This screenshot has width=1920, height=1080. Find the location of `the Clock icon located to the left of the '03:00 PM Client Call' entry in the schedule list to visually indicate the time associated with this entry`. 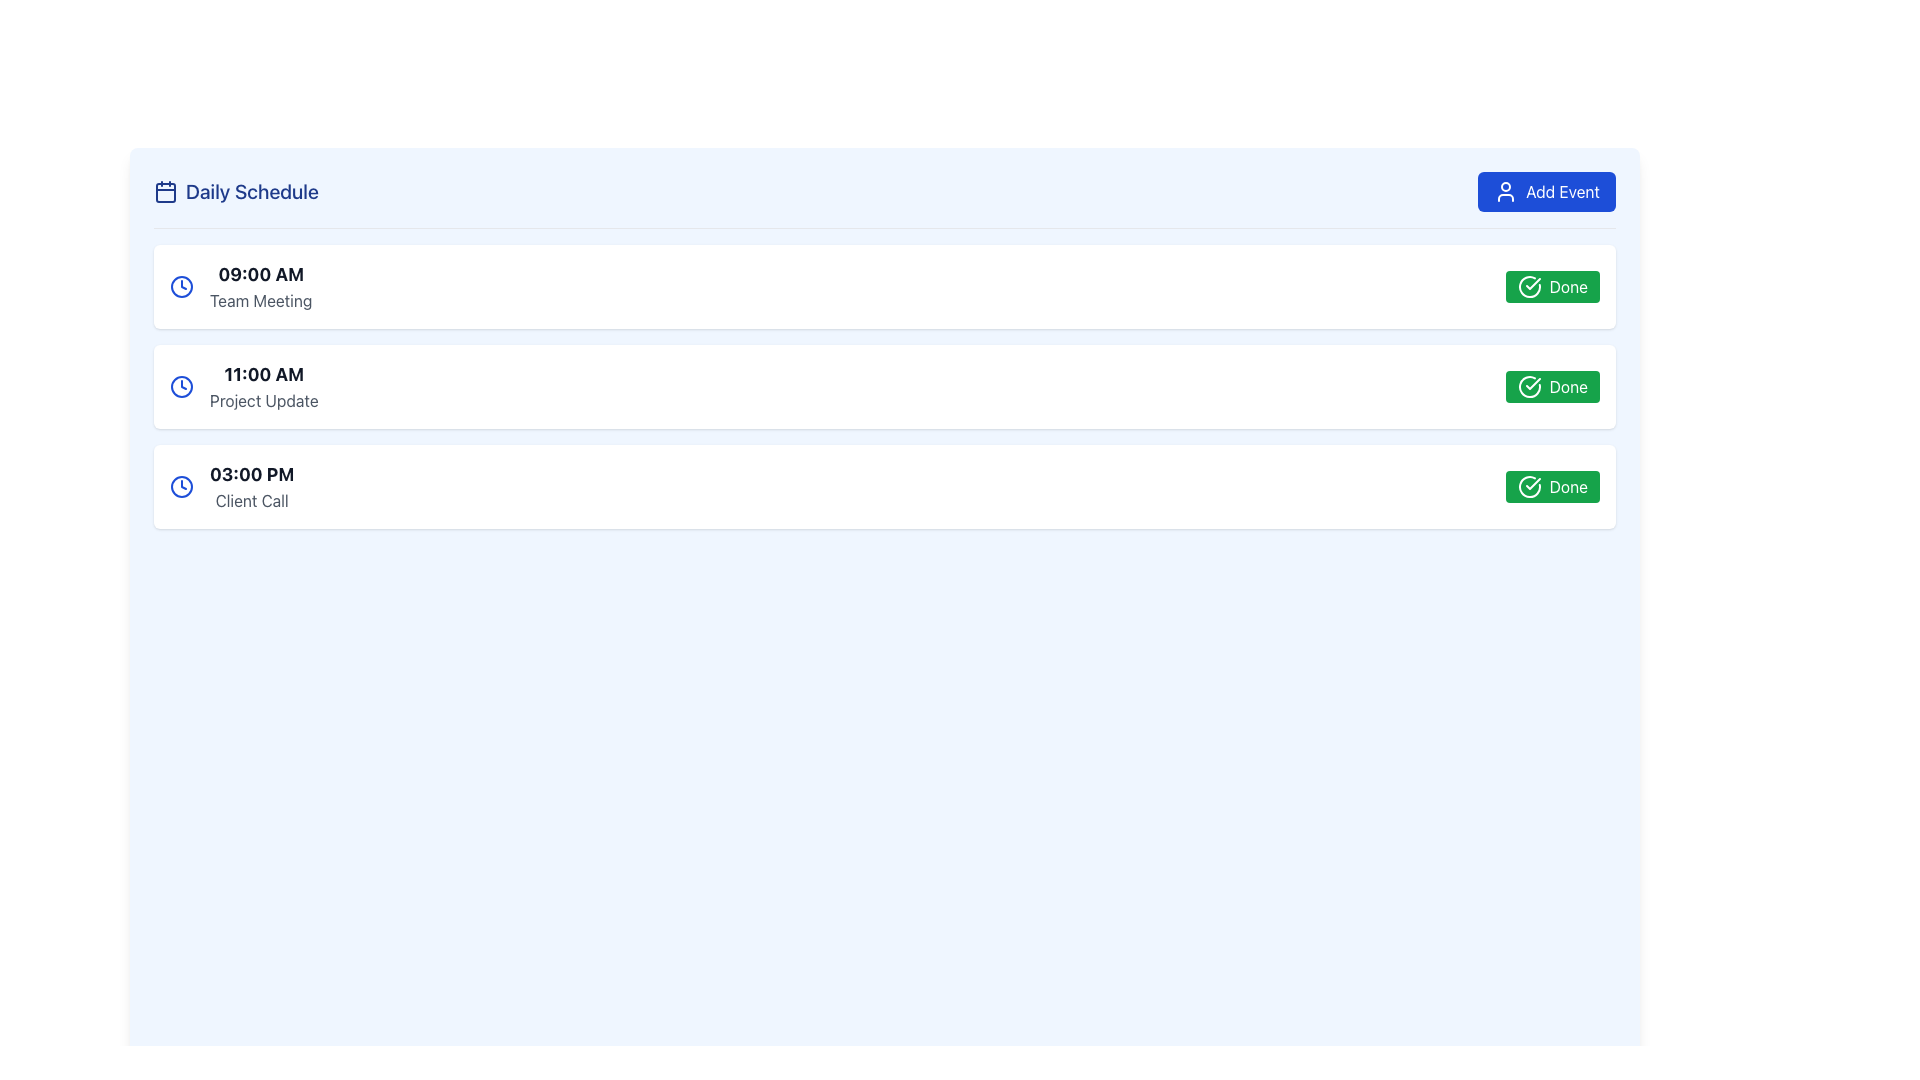

the Clock icon located to the left of the '03:00 PM Client Call' entry in the schedule list to visually indicate the time associated with this entry is located at coordinates (182, 486).